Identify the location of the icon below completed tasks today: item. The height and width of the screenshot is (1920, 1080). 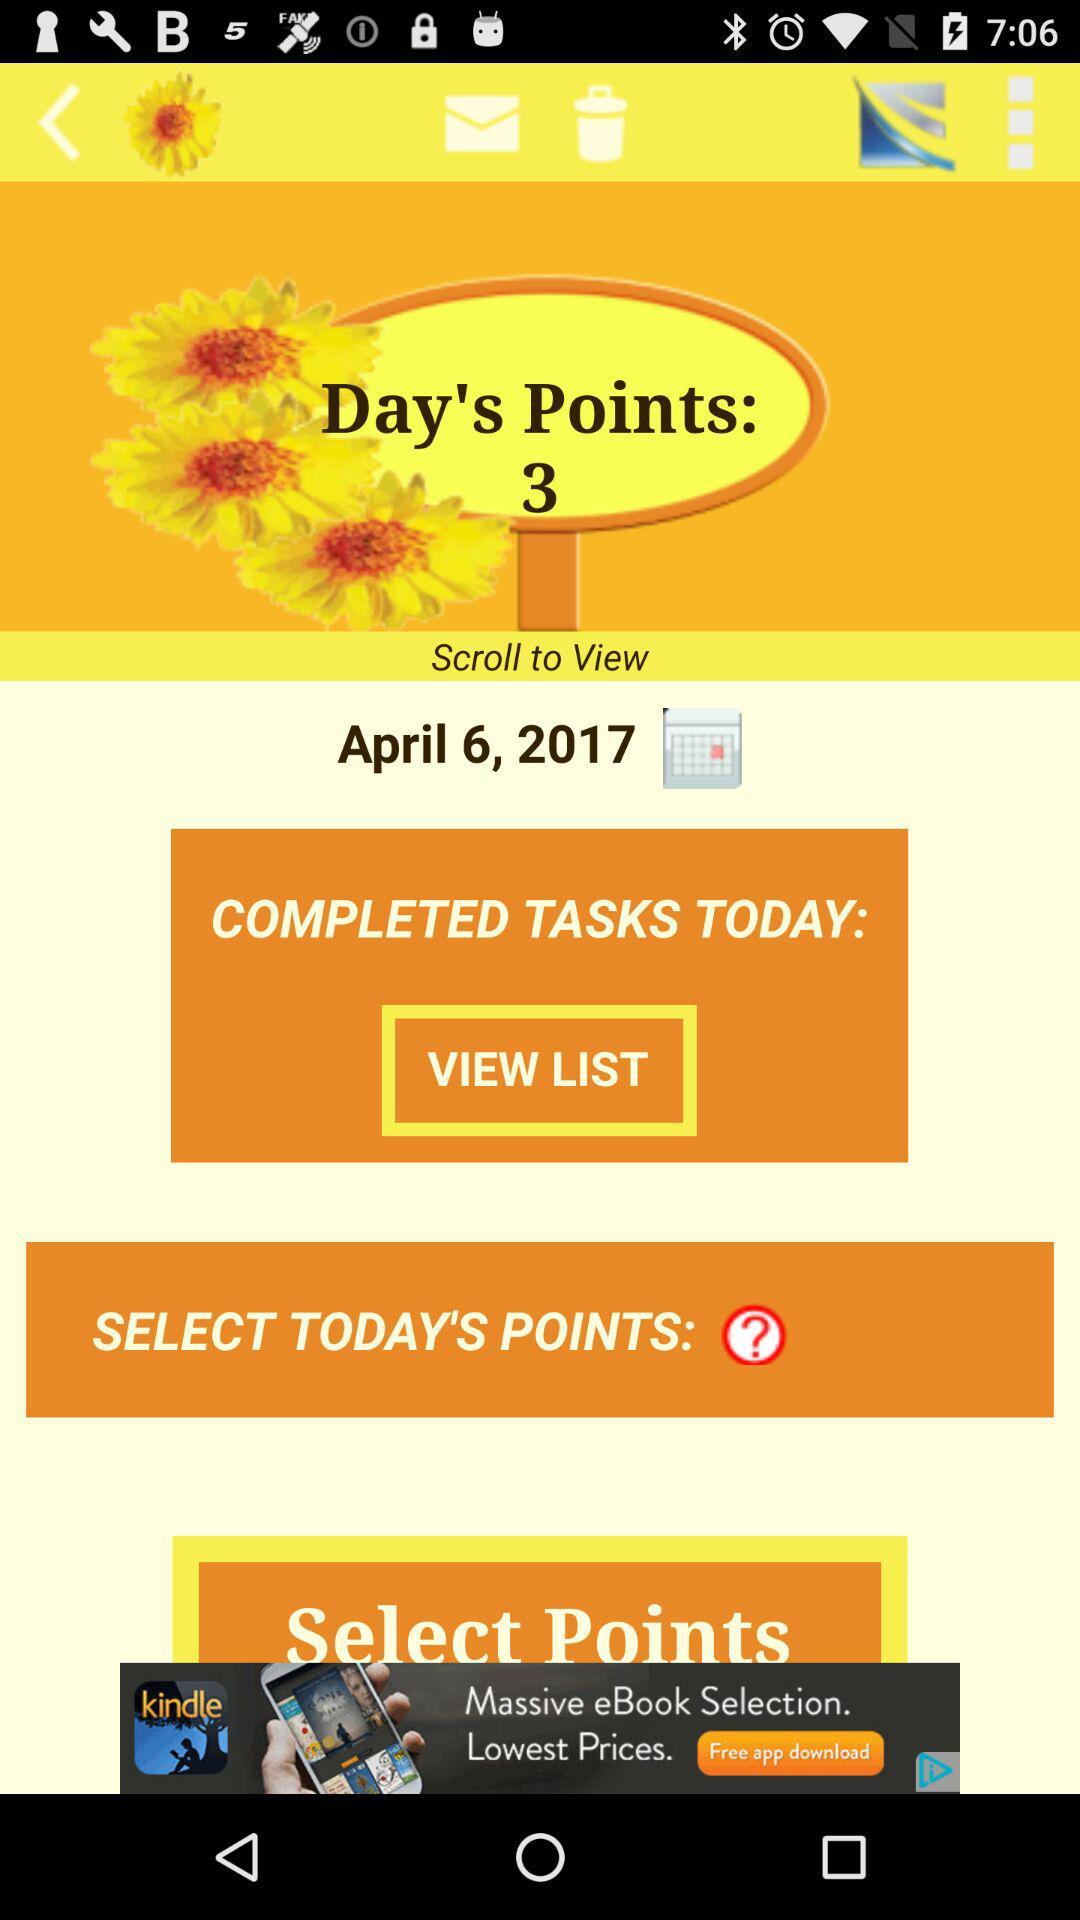
(538, 1069).